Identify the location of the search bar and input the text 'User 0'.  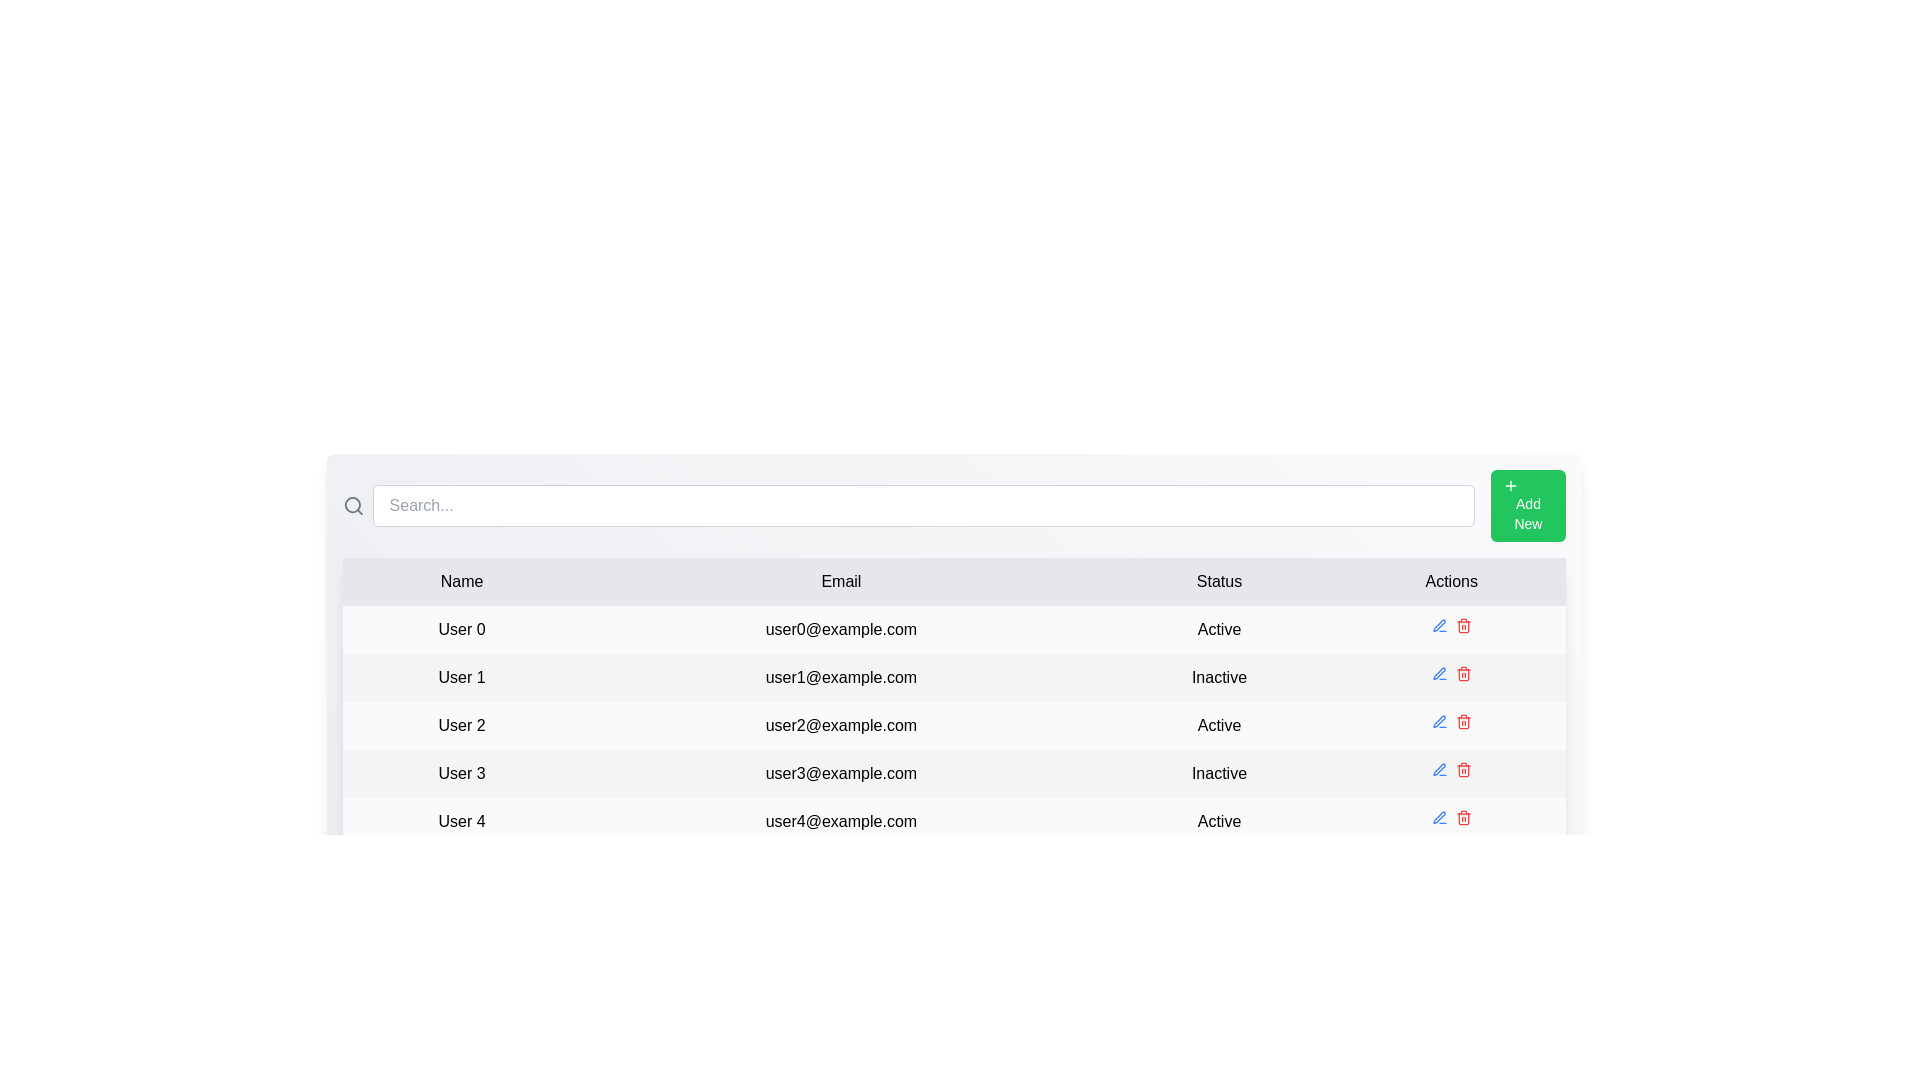
(922, 504).